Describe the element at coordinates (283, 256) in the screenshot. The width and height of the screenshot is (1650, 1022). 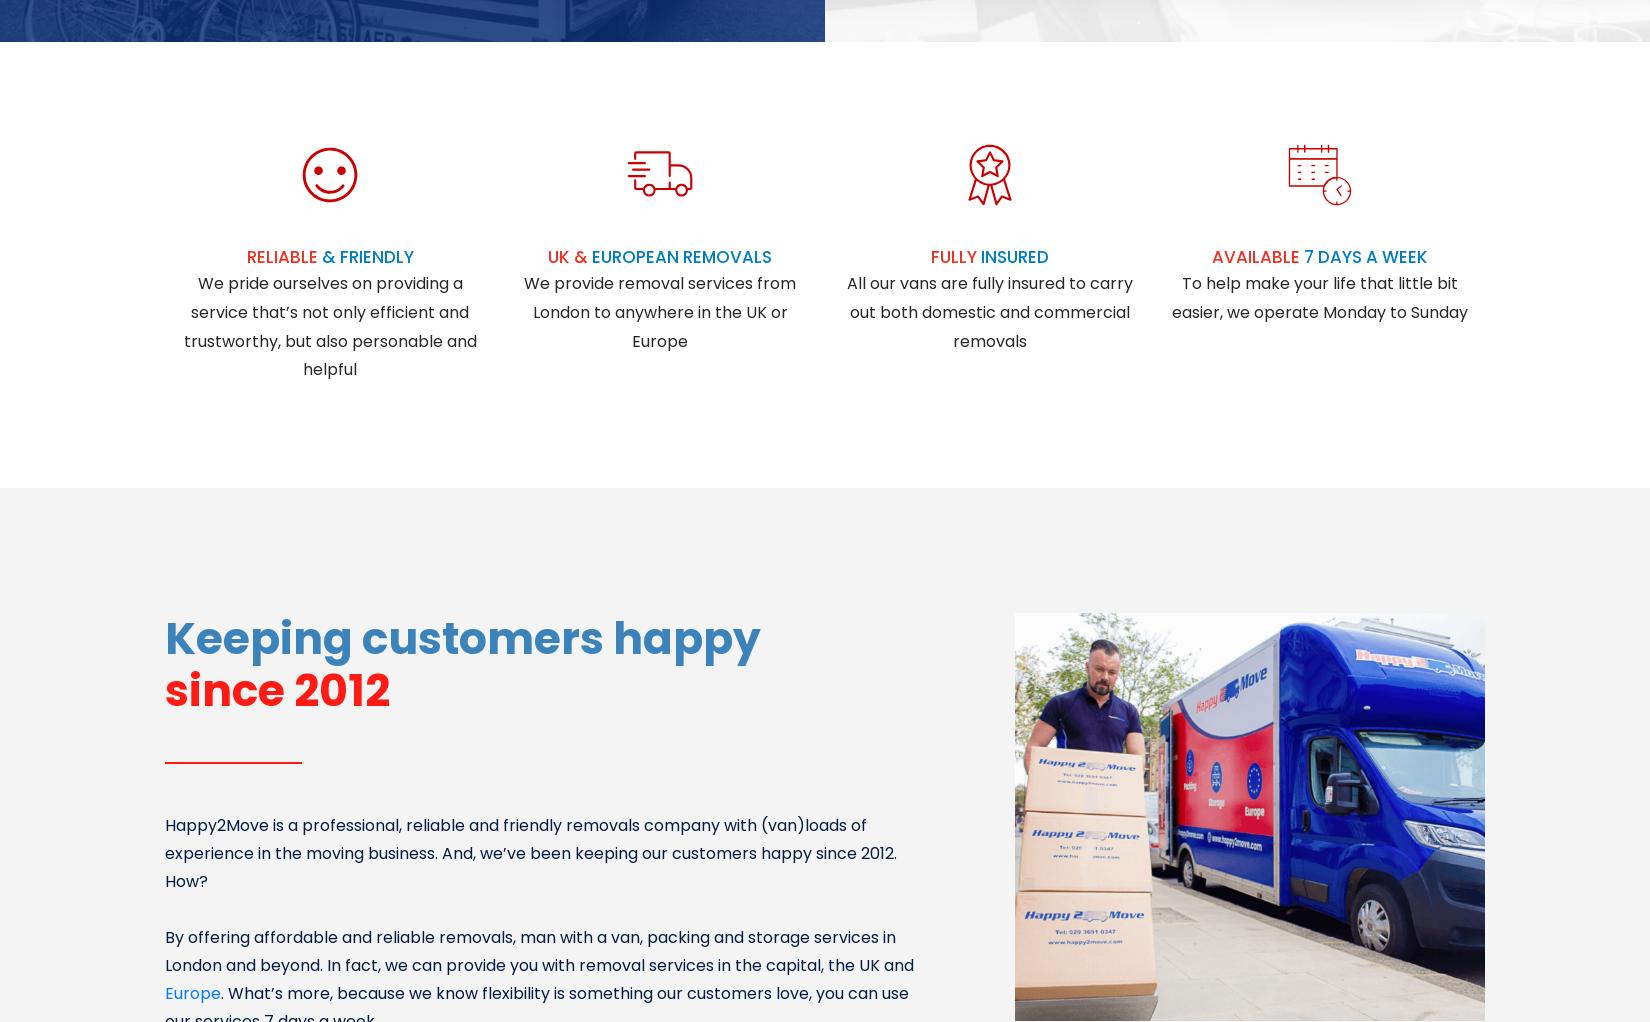
I see `'RELIABLE'` at that location.